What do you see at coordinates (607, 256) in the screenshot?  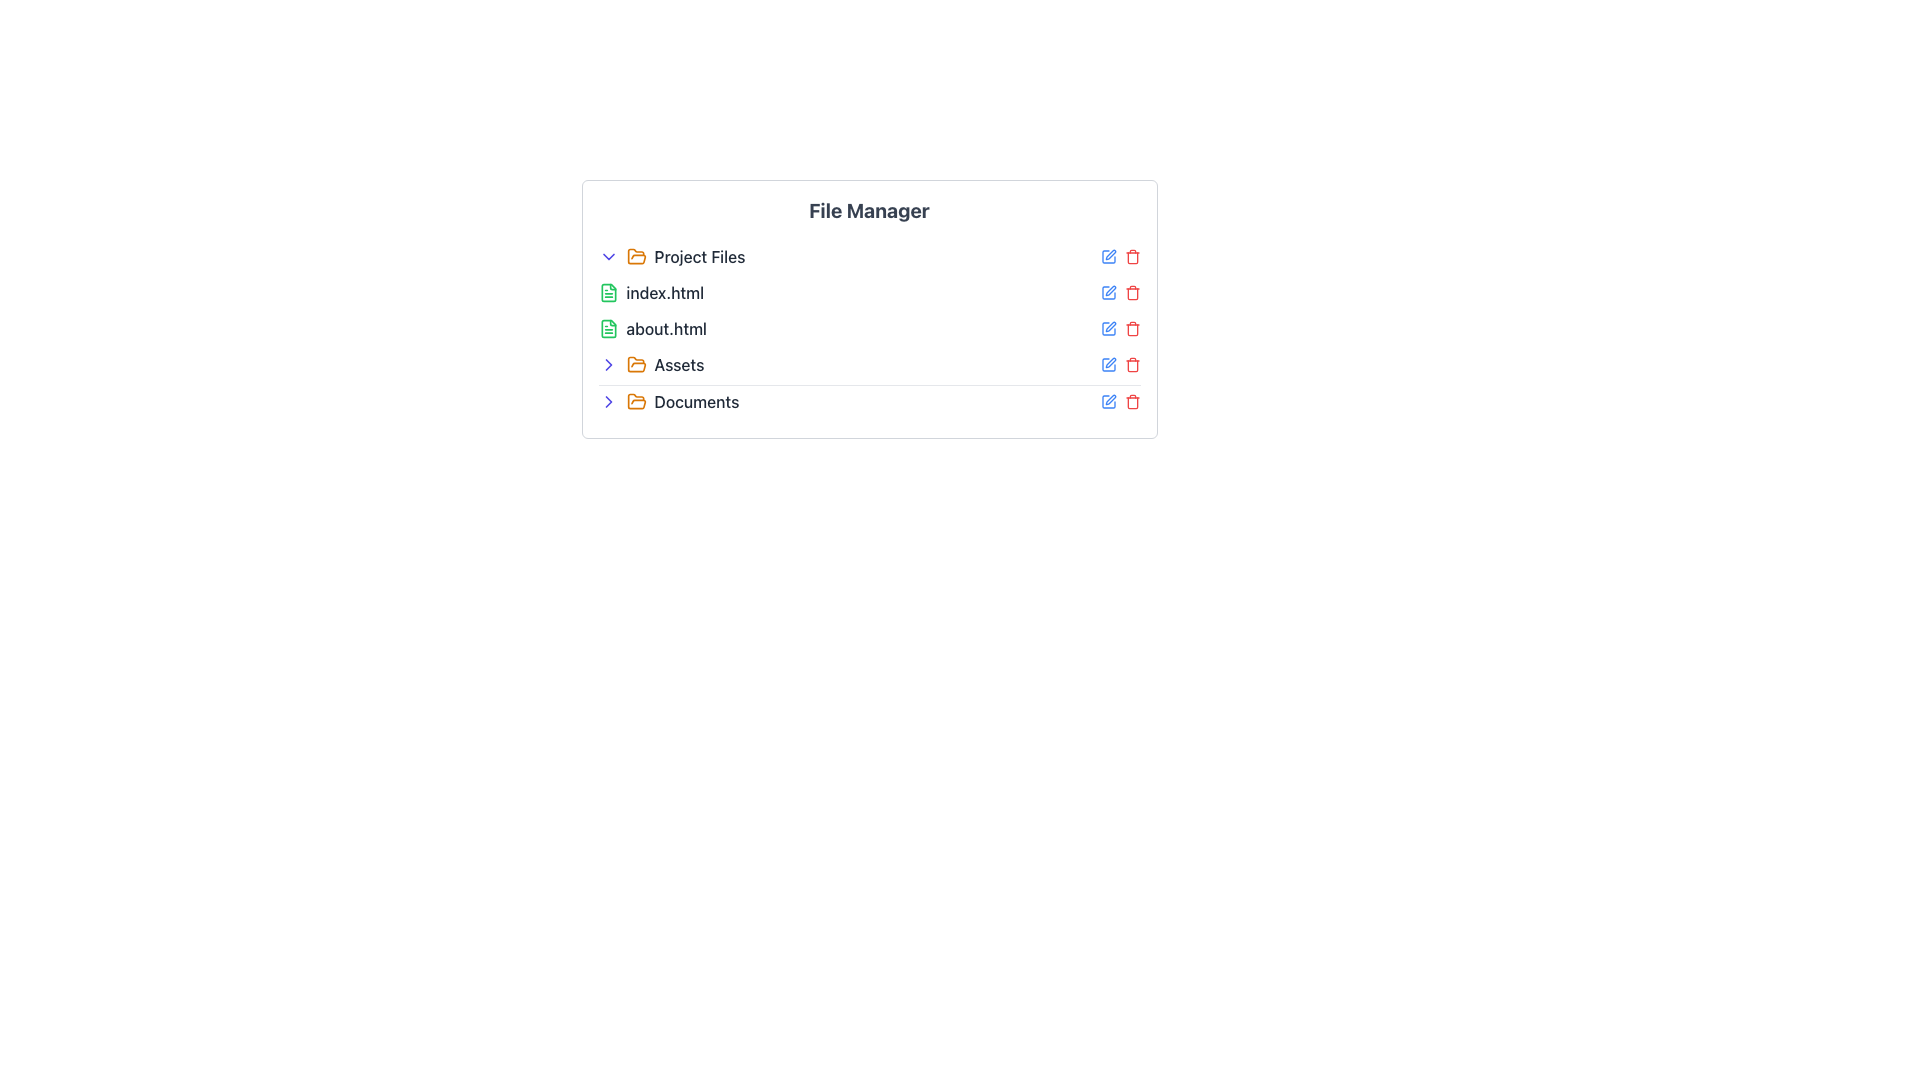 I see `the Chevron toggle icon` at bounding box center [607, 256].